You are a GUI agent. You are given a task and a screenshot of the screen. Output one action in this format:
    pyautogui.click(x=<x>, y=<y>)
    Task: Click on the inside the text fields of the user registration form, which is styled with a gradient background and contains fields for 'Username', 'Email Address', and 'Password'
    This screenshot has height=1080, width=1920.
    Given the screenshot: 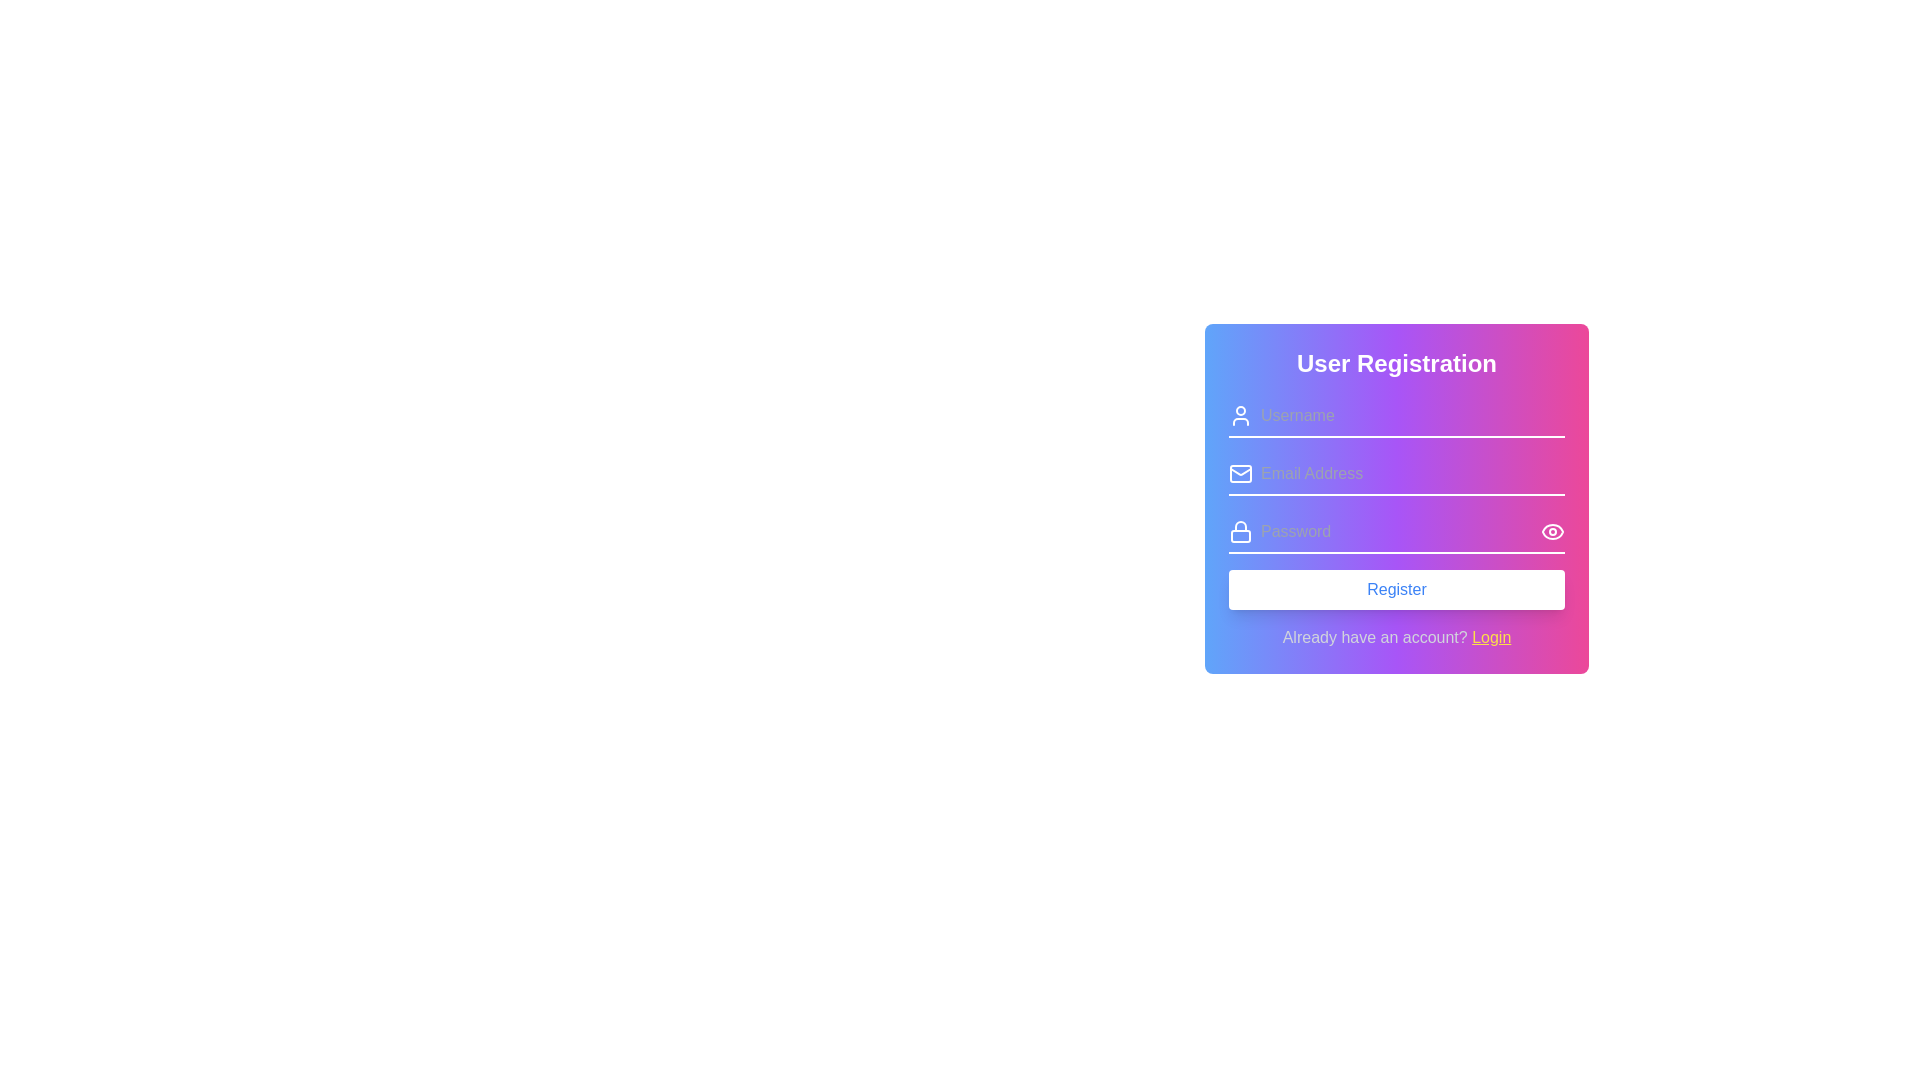 What is the action you would take?
    pyautogui.click(x=1395, y=501)
    